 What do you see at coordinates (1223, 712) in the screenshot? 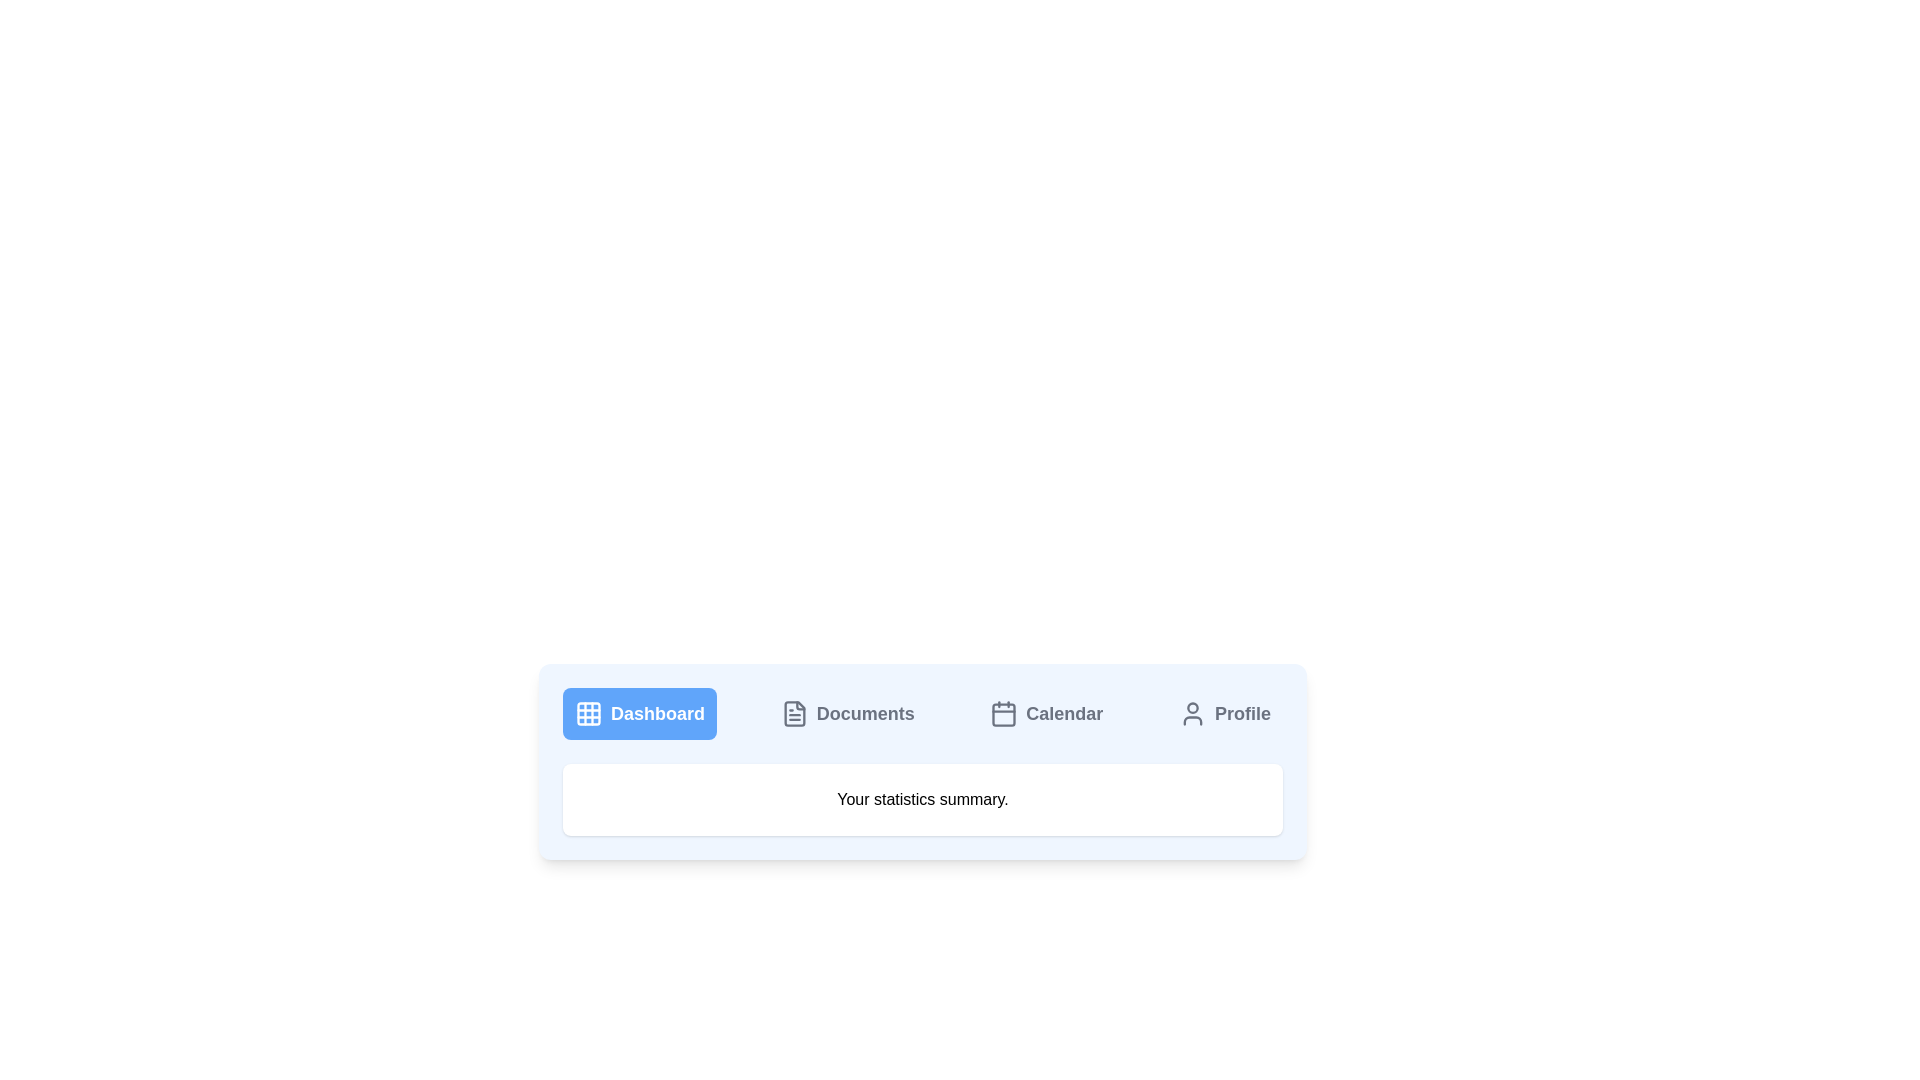
I see `the 'Profile' button located in the top-right of the navigation bar` at bounding box center [1223, 712].